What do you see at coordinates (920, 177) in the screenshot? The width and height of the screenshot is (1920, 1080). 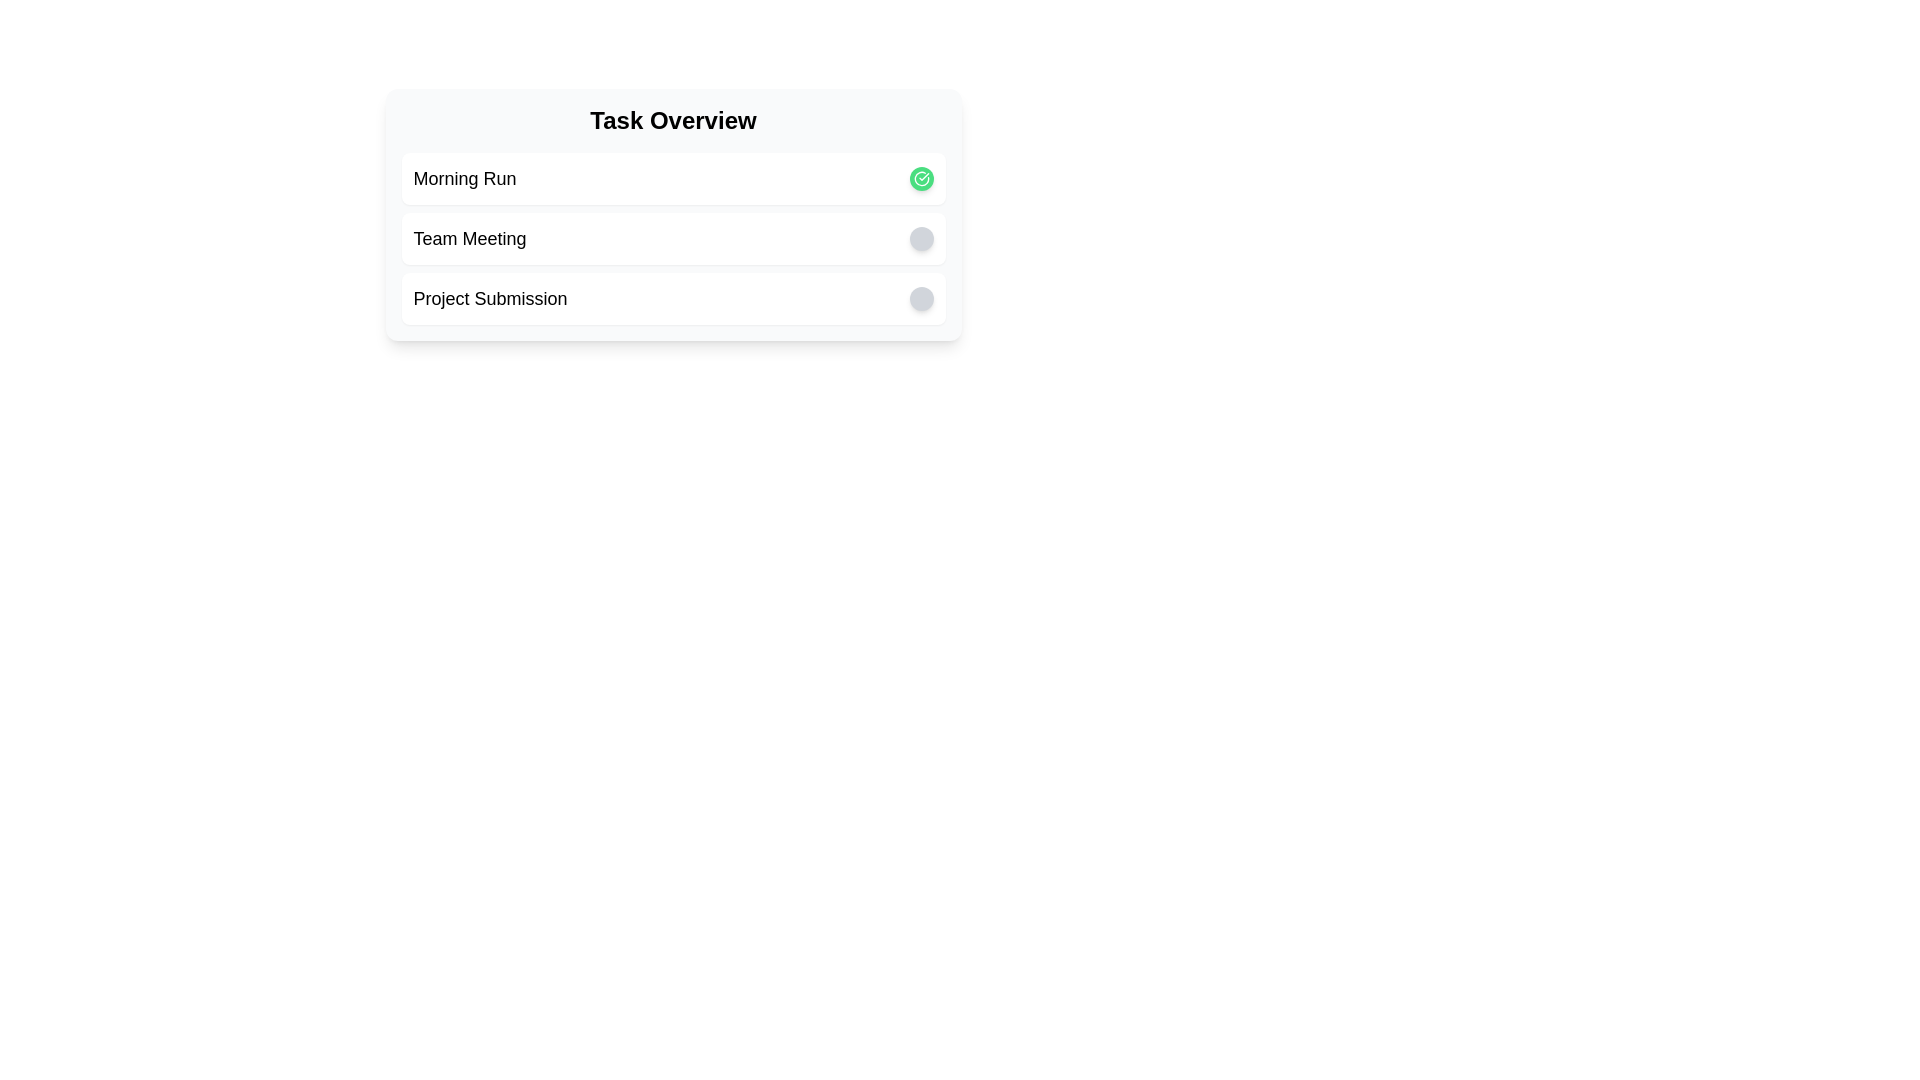 I see `the circular checkmark icon with a green background located at the right end of the first task item labeled 'Morning Run'` at bounding box center [920, 177].